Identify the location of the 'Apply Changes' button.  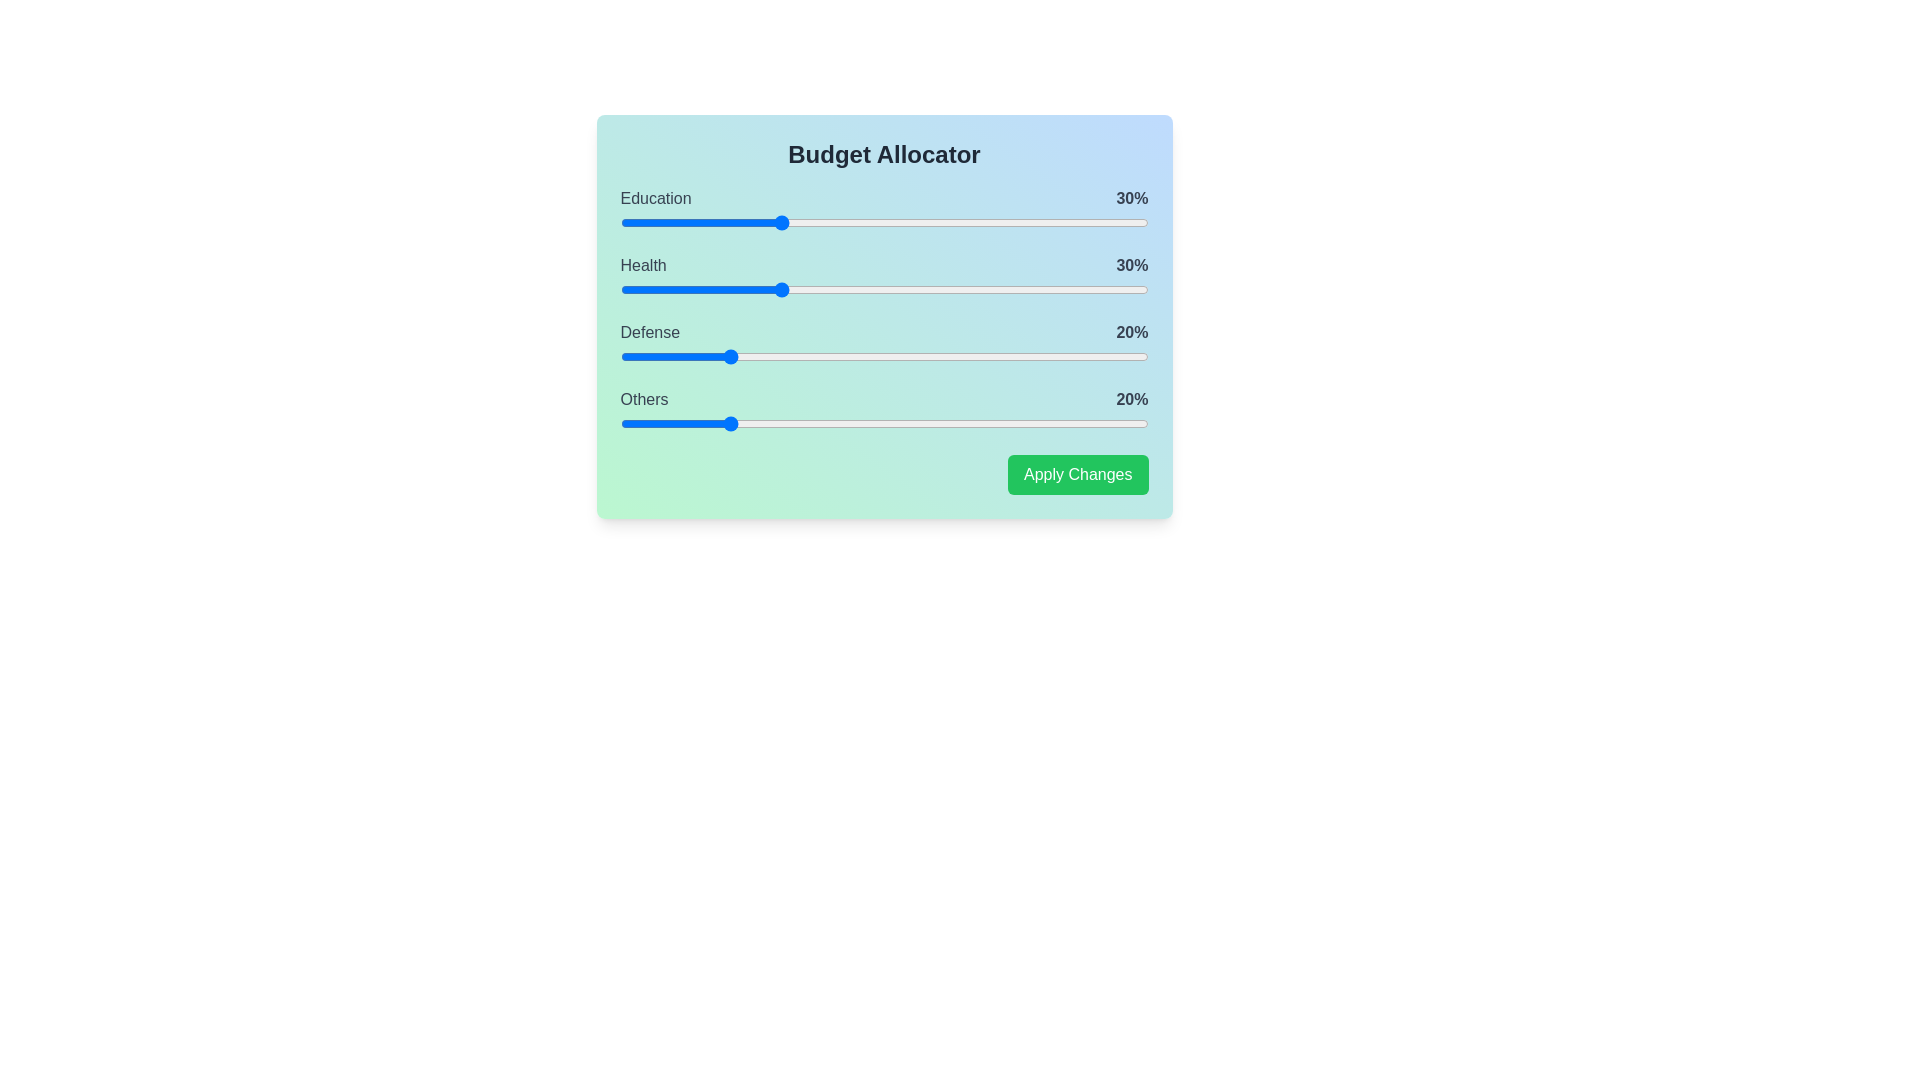
(1077, 474).